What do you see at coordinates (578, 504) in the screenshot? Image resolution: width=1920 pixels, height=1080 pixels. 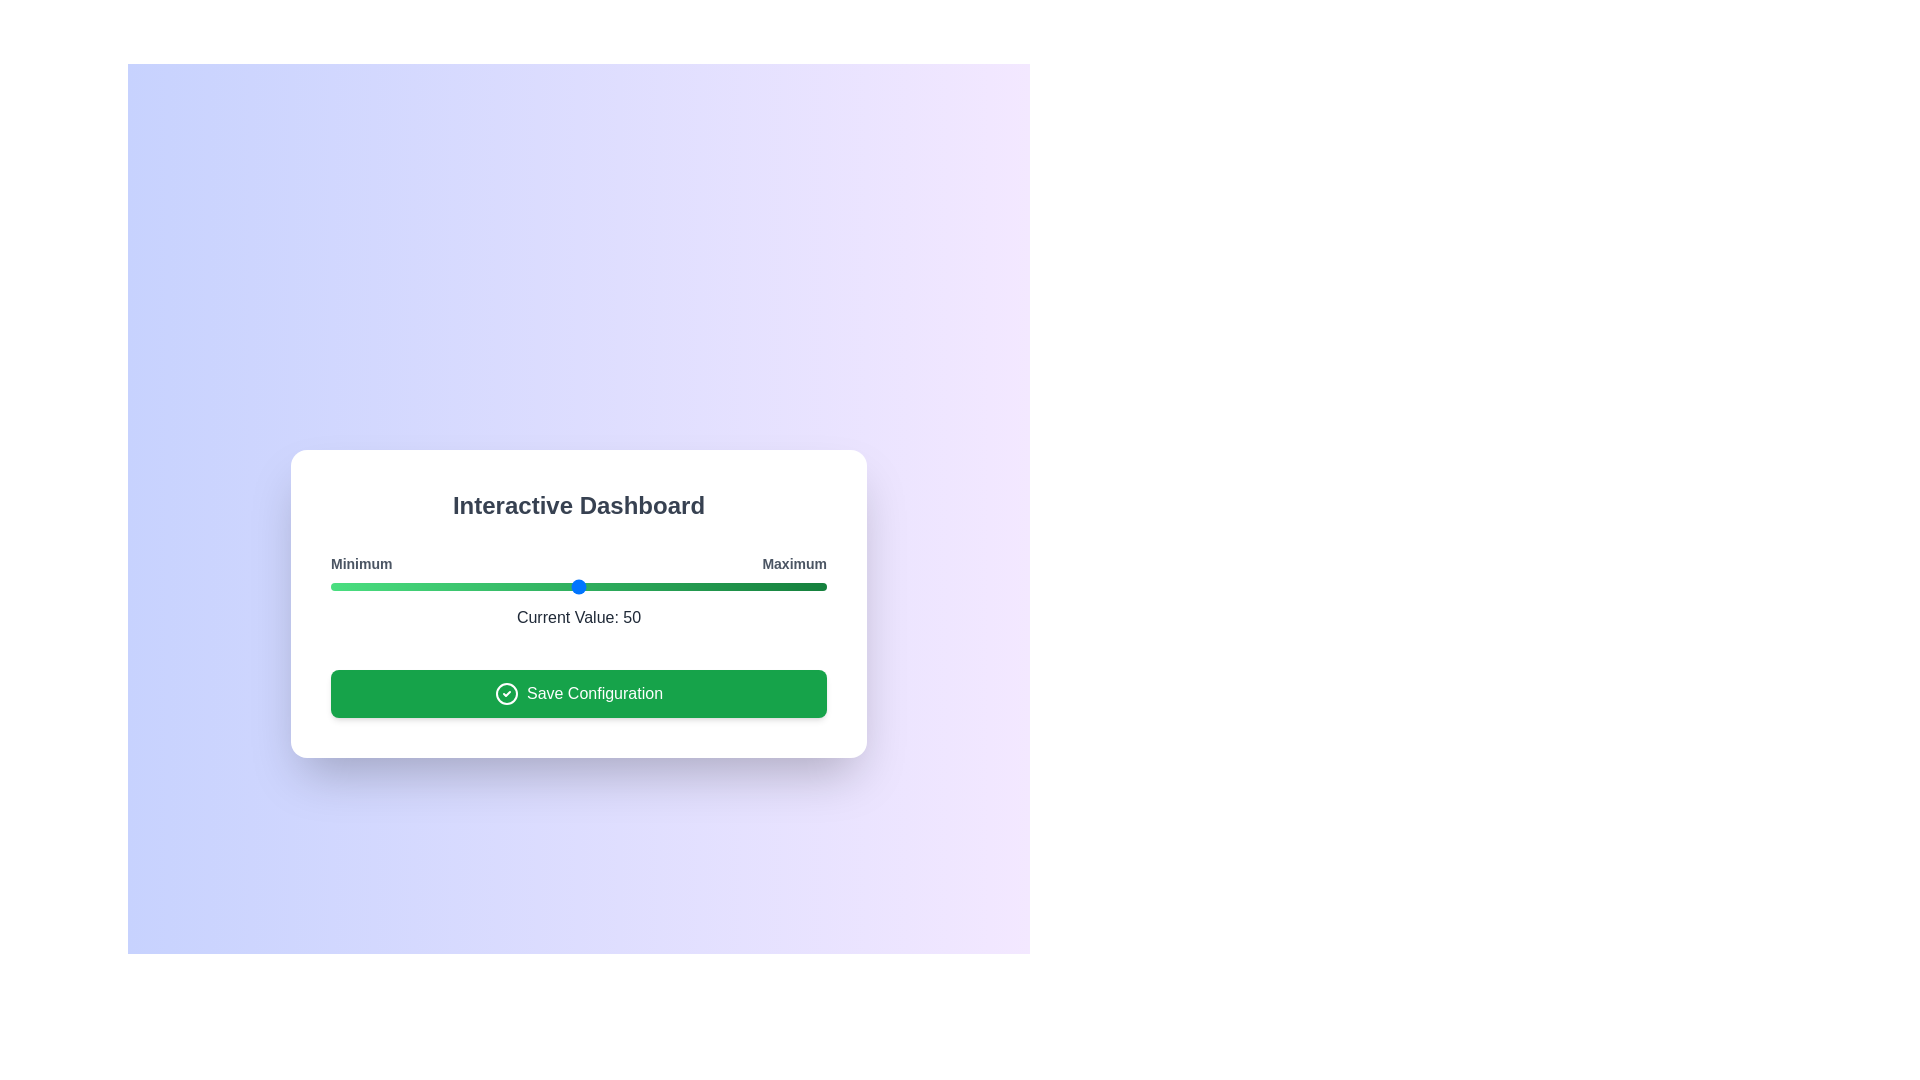 I see `the text 'Interactive Dashboard' to select it` at bounding box center [578, 504].